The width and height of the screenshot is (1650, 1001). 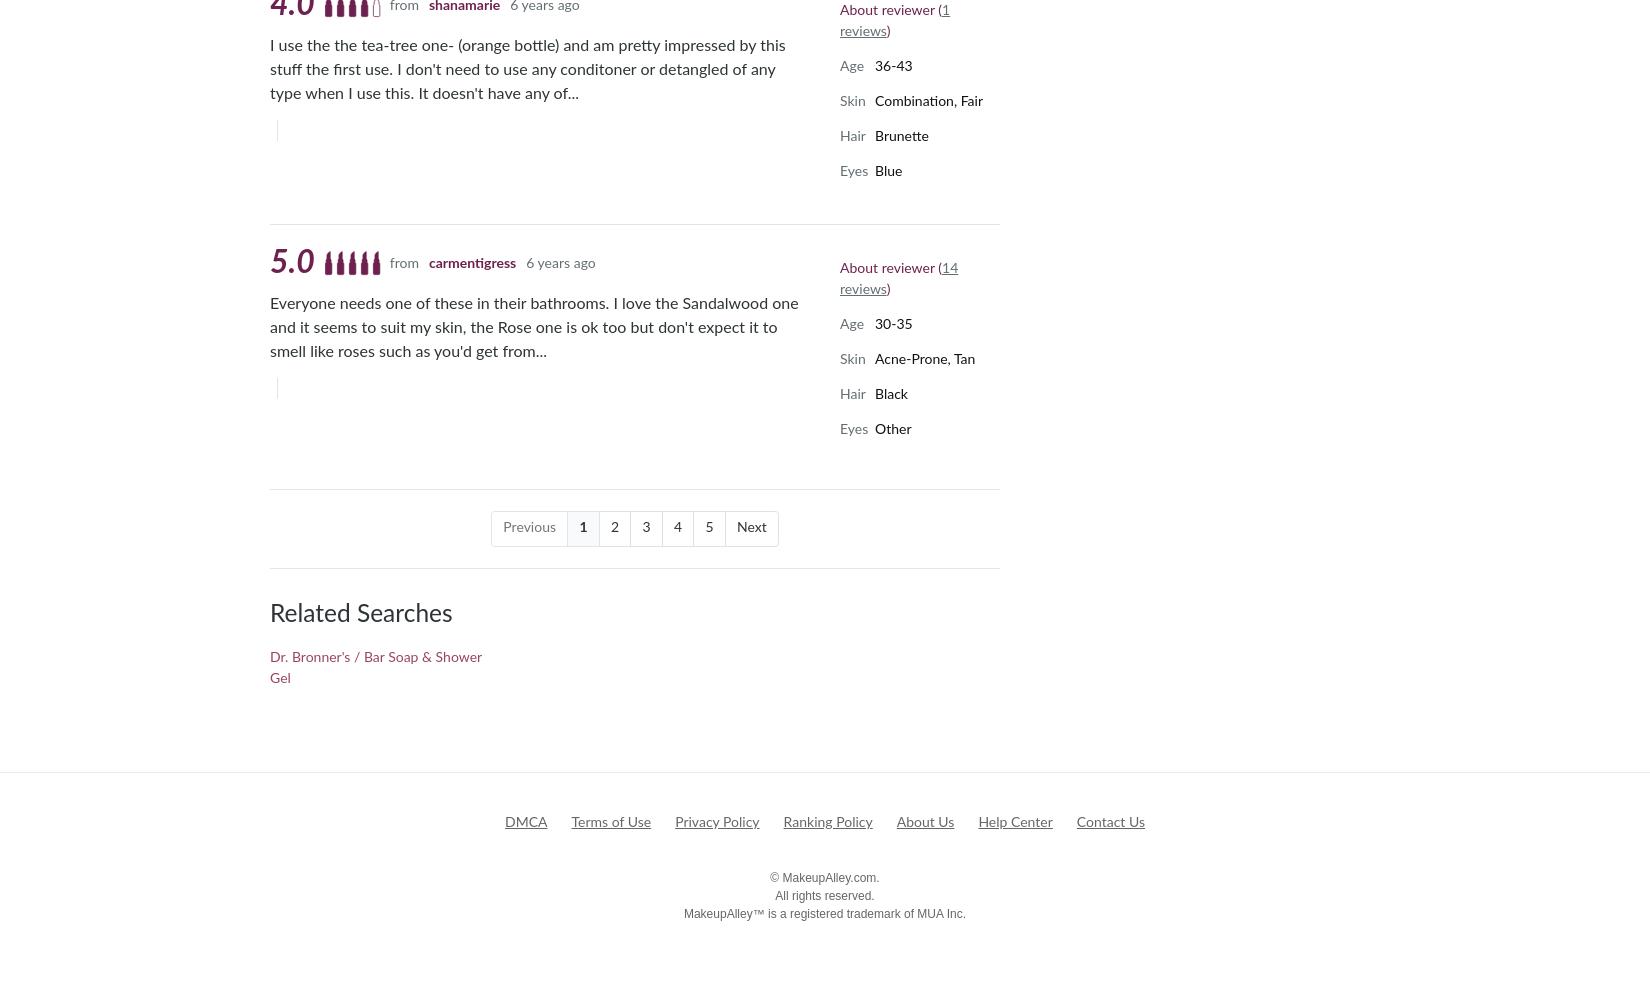 What do you see at coordinates (874, 429) in the screenshot?
I see `'Other'` at bounding box center [874, 429].